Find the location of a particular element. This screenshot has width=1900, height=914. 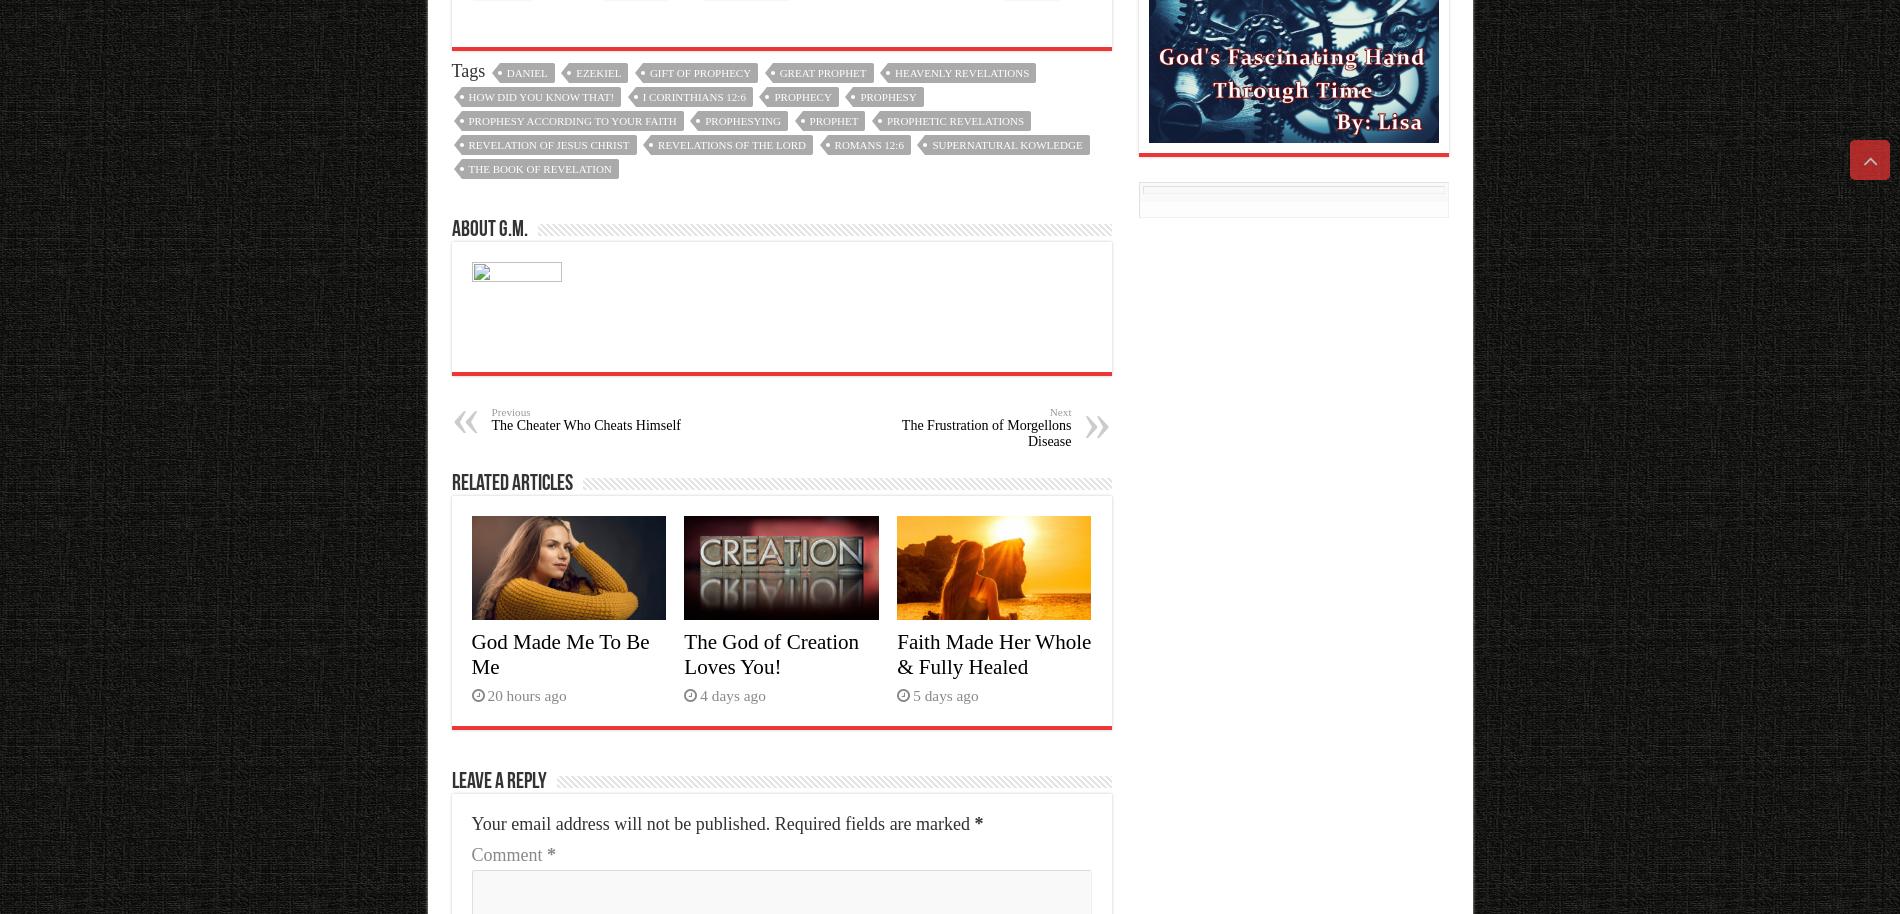

'Your email address will not be published.' is located at coordinates (620, 823).